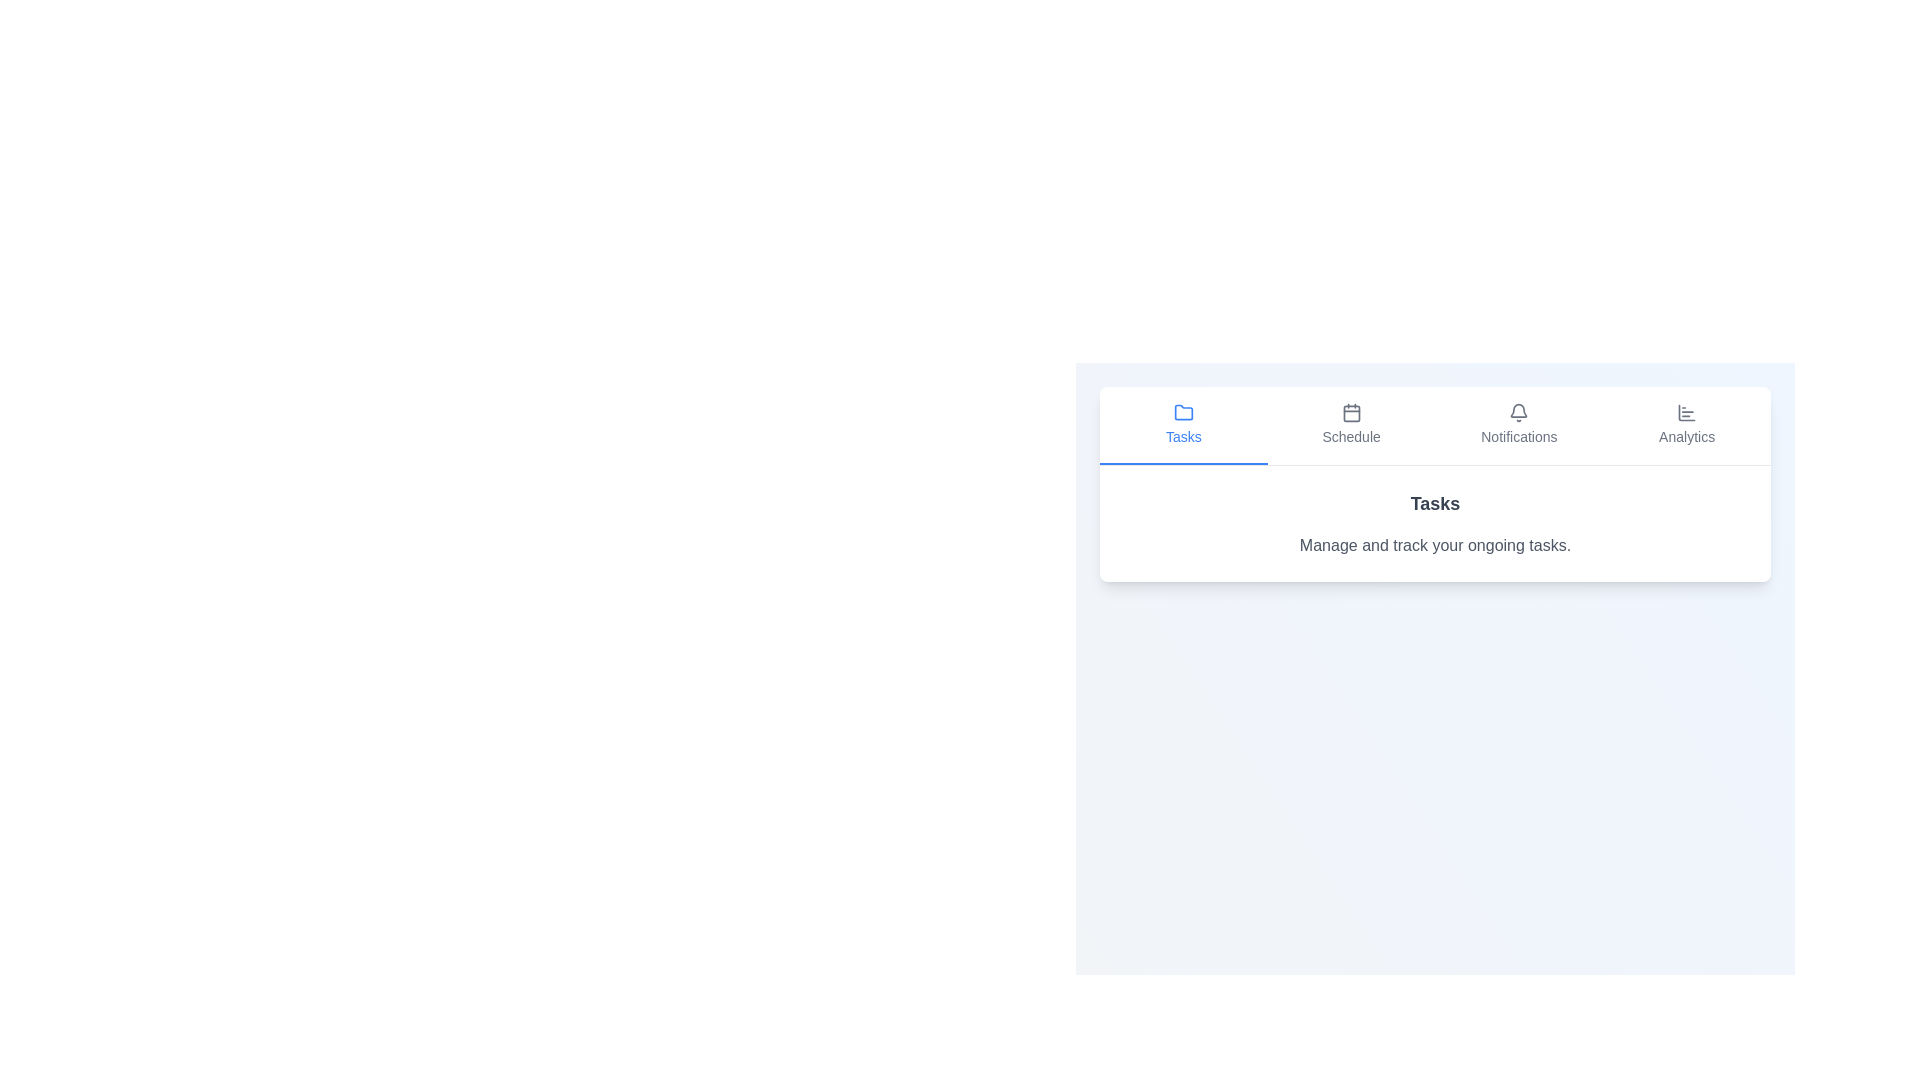 The width and height of the screenshot is (1920, 1080). I want to click on the Analytics tab by clicking on its button, so click(1686, 424).